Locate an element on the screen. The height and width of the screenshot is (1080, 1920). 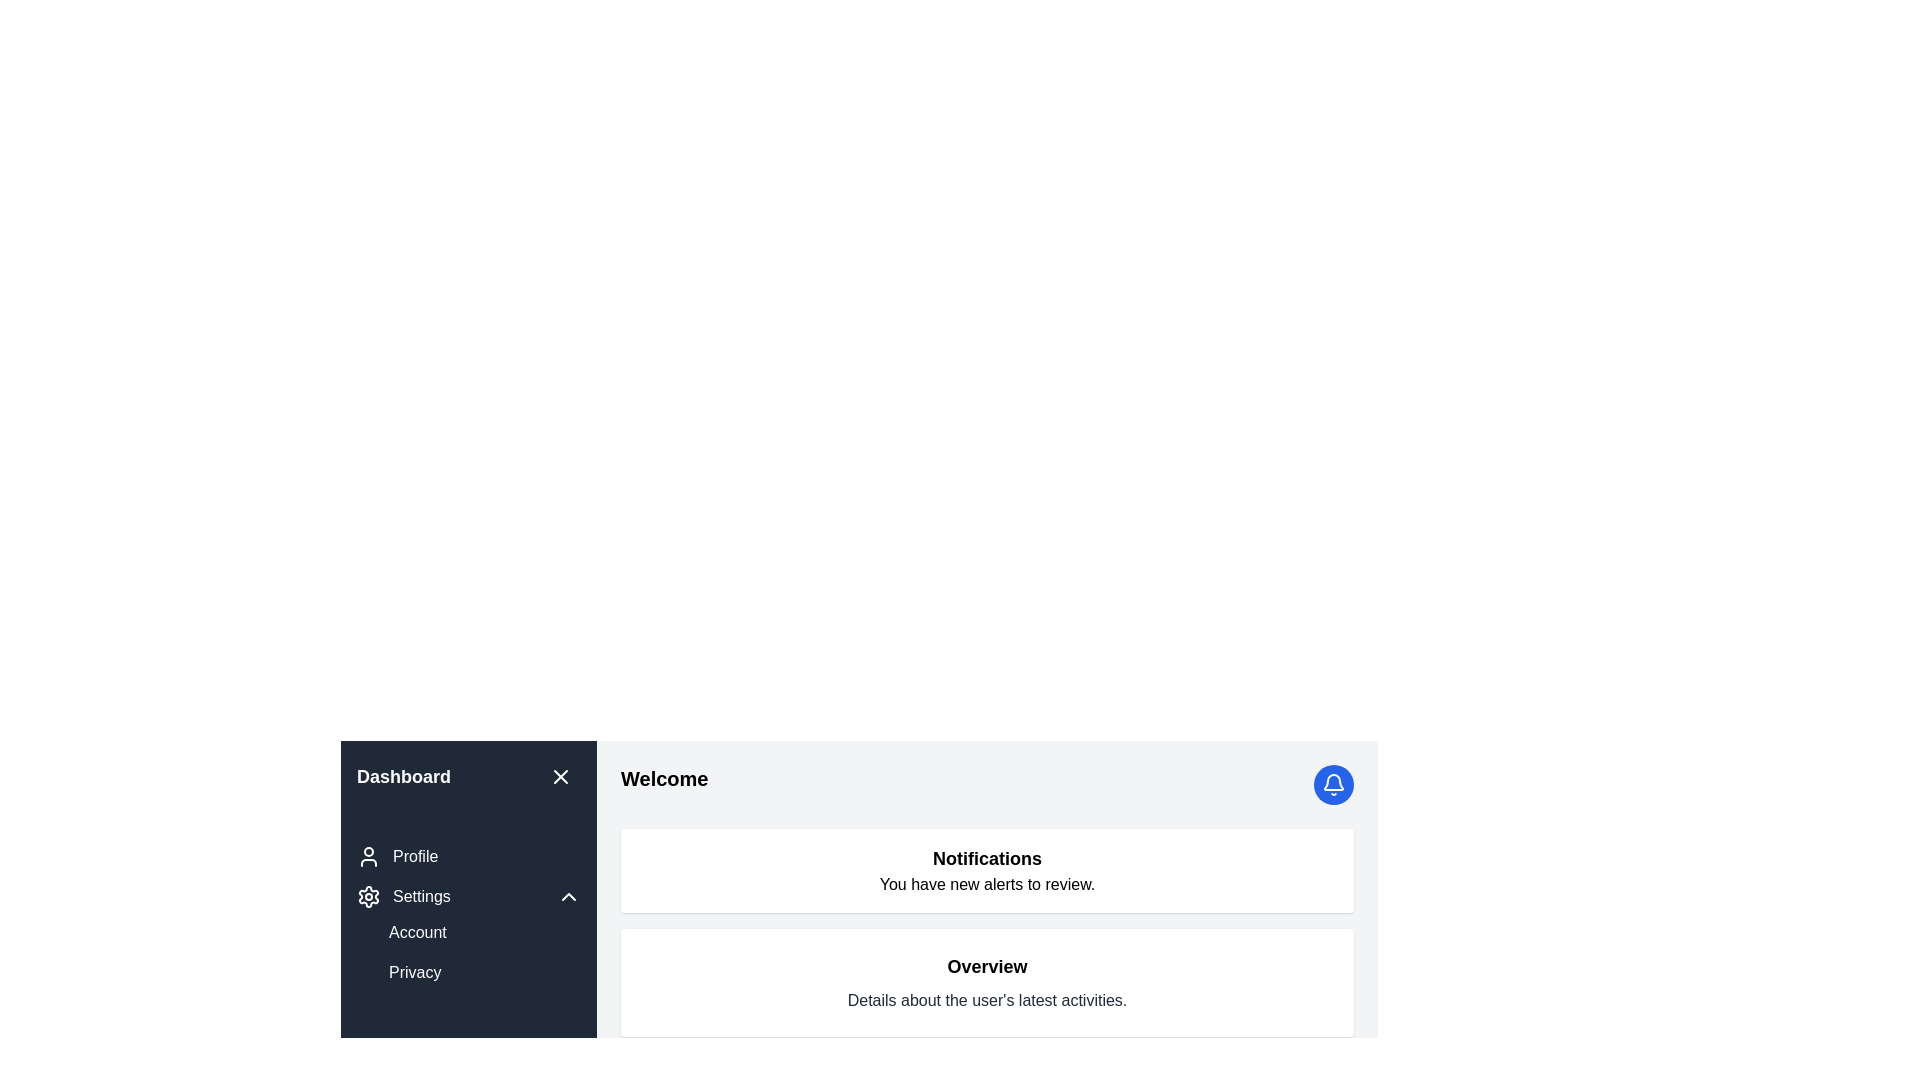
the 'Privacy' option in the vertical nested menu located under the 'Settings' section of the sidebar is located at coordinates (484, 951).